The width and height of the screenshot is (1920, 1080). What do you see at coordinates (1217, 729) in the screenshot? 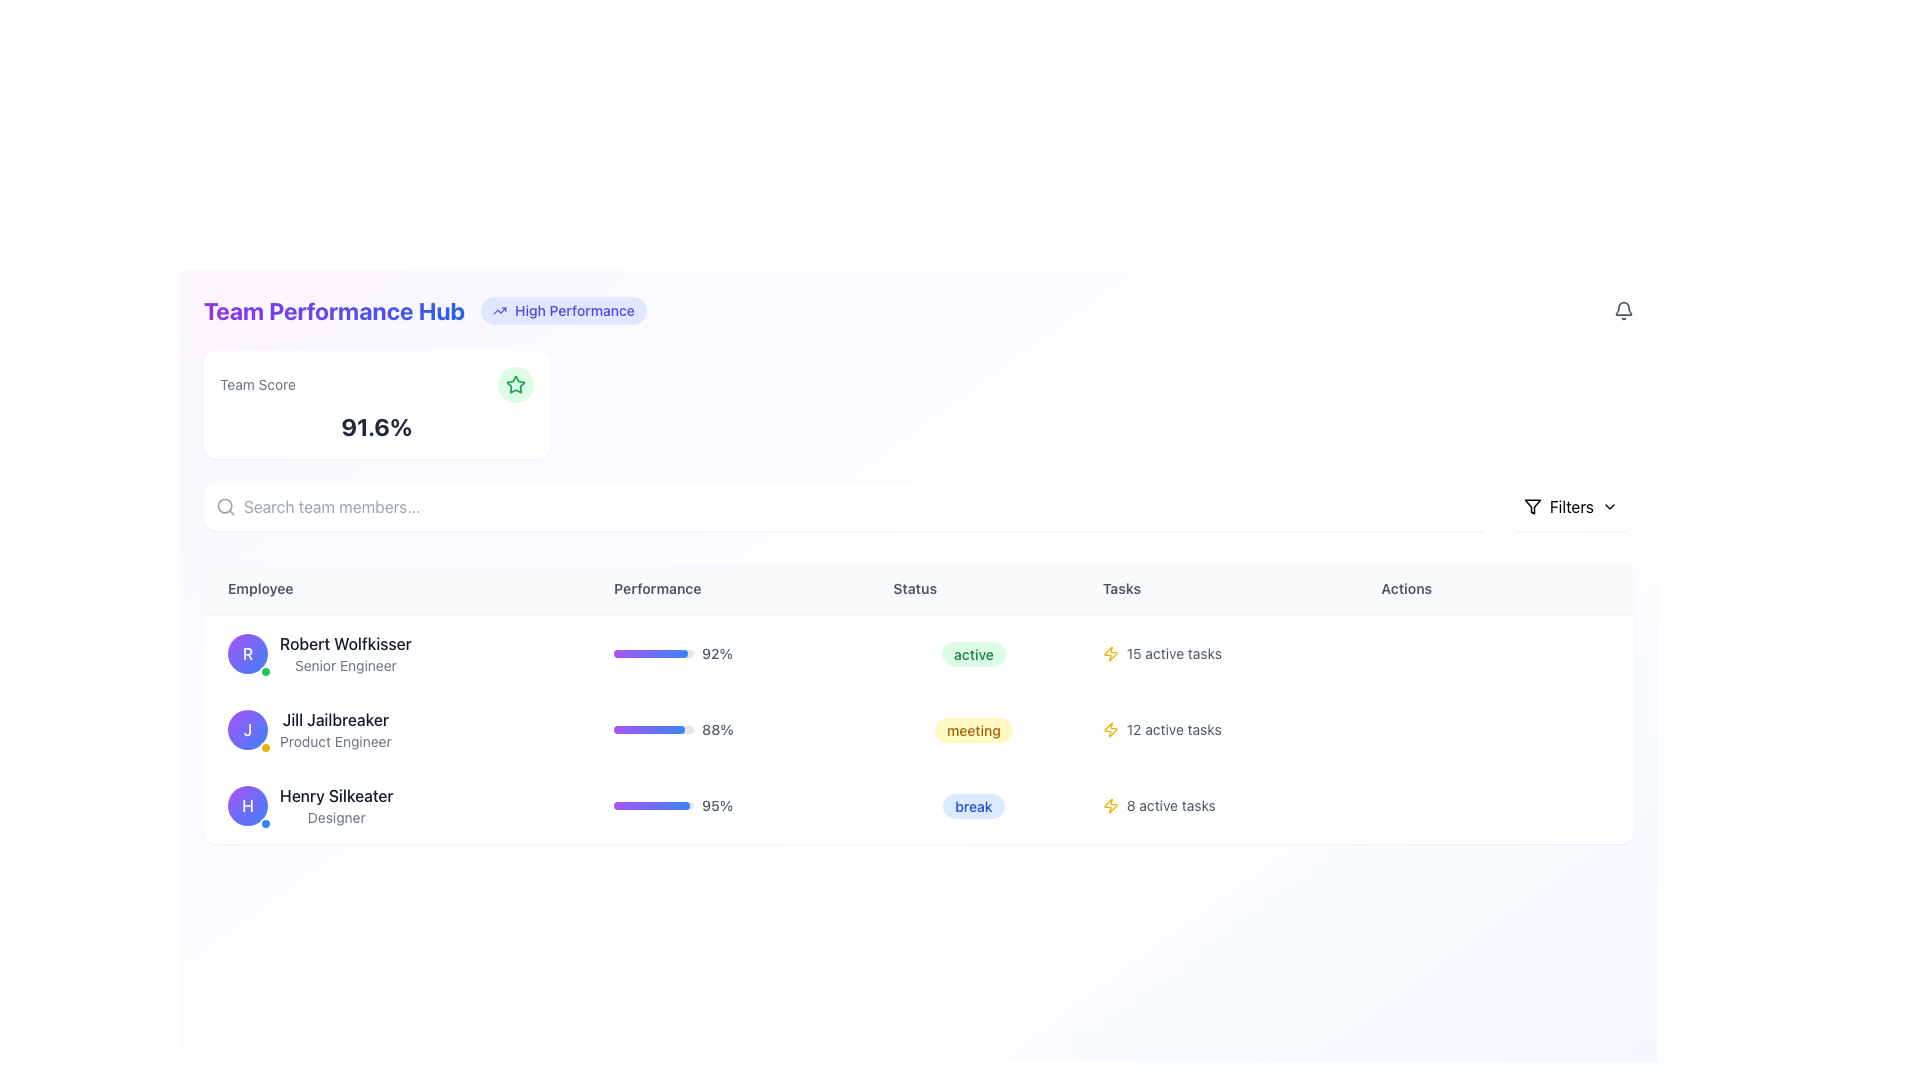
I see `information from the '12 active tasks.' text element with a lightning bolt icon located in the 'Tasks' column of the second row in the table` at bounding box center [1217, 729].